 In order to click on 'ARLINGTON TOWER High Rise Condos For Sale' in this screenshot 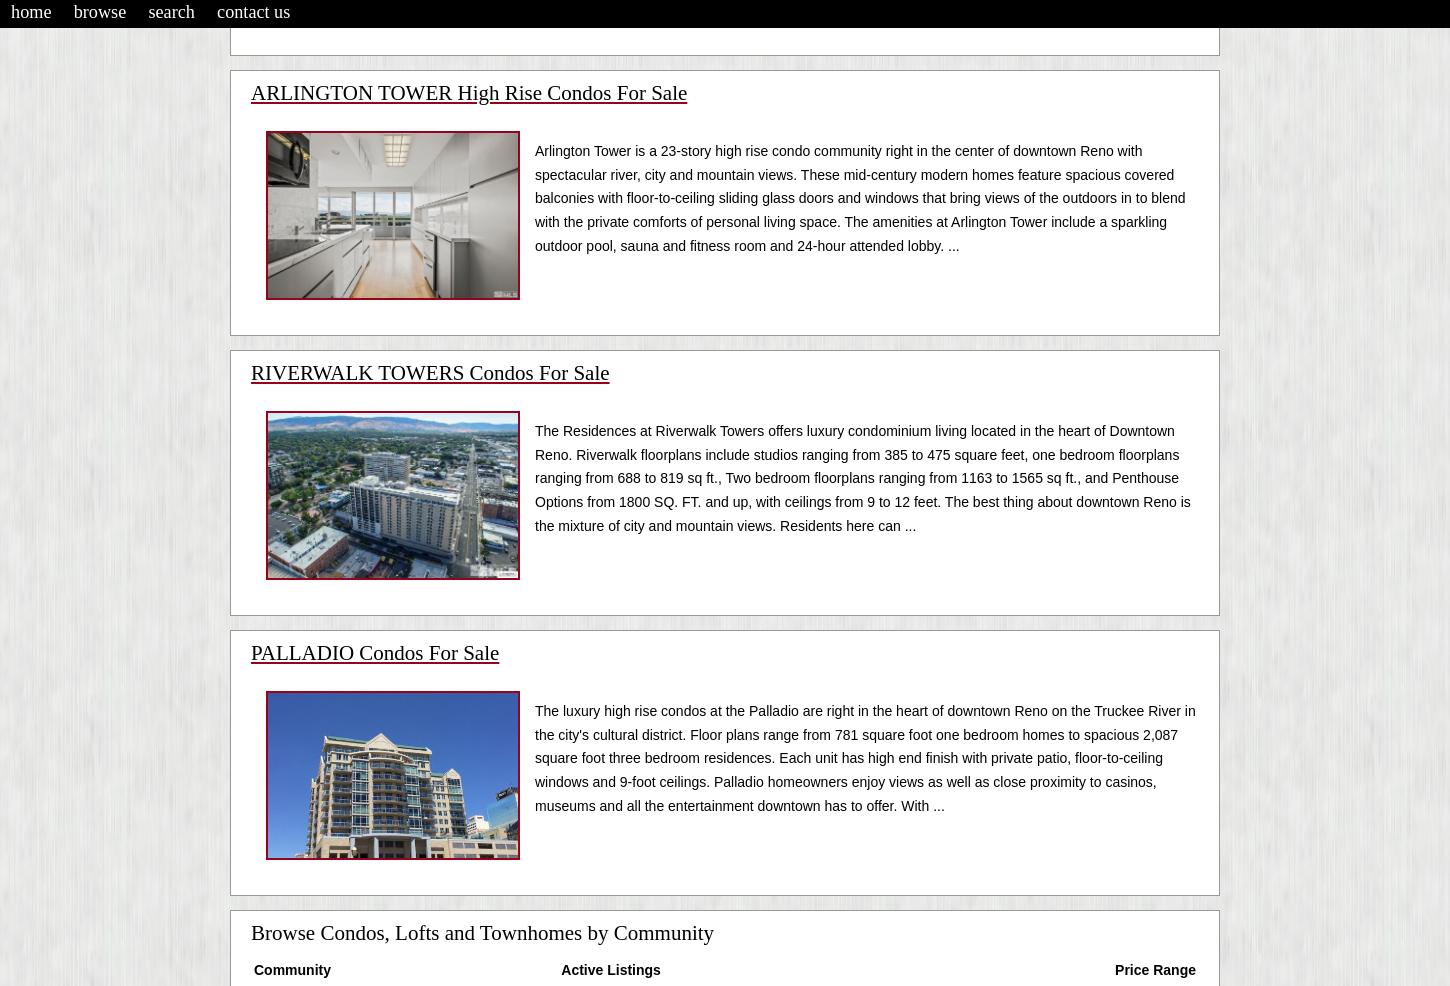, I will do `click(467, 91)`.